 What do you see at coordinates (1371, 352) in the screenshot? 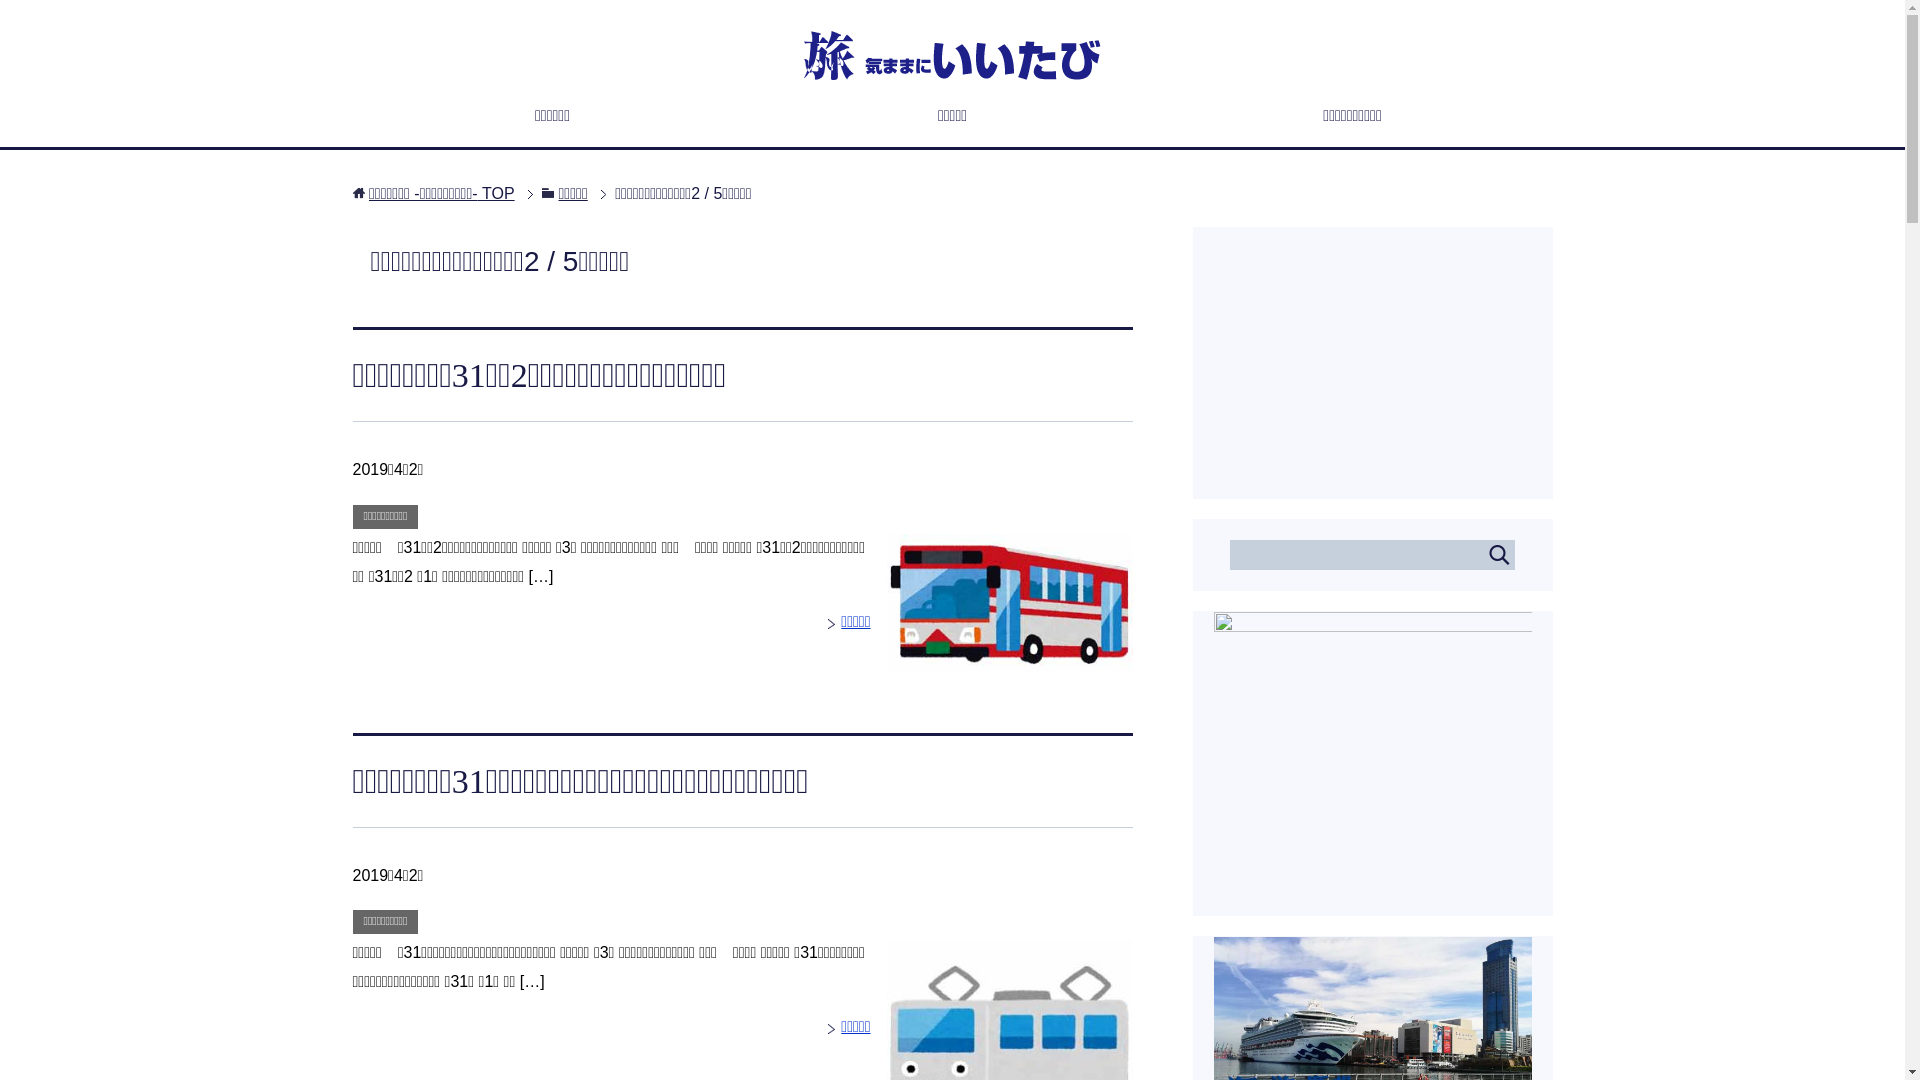
I see `'Advertisement'` at bounding box center [1371, 352].